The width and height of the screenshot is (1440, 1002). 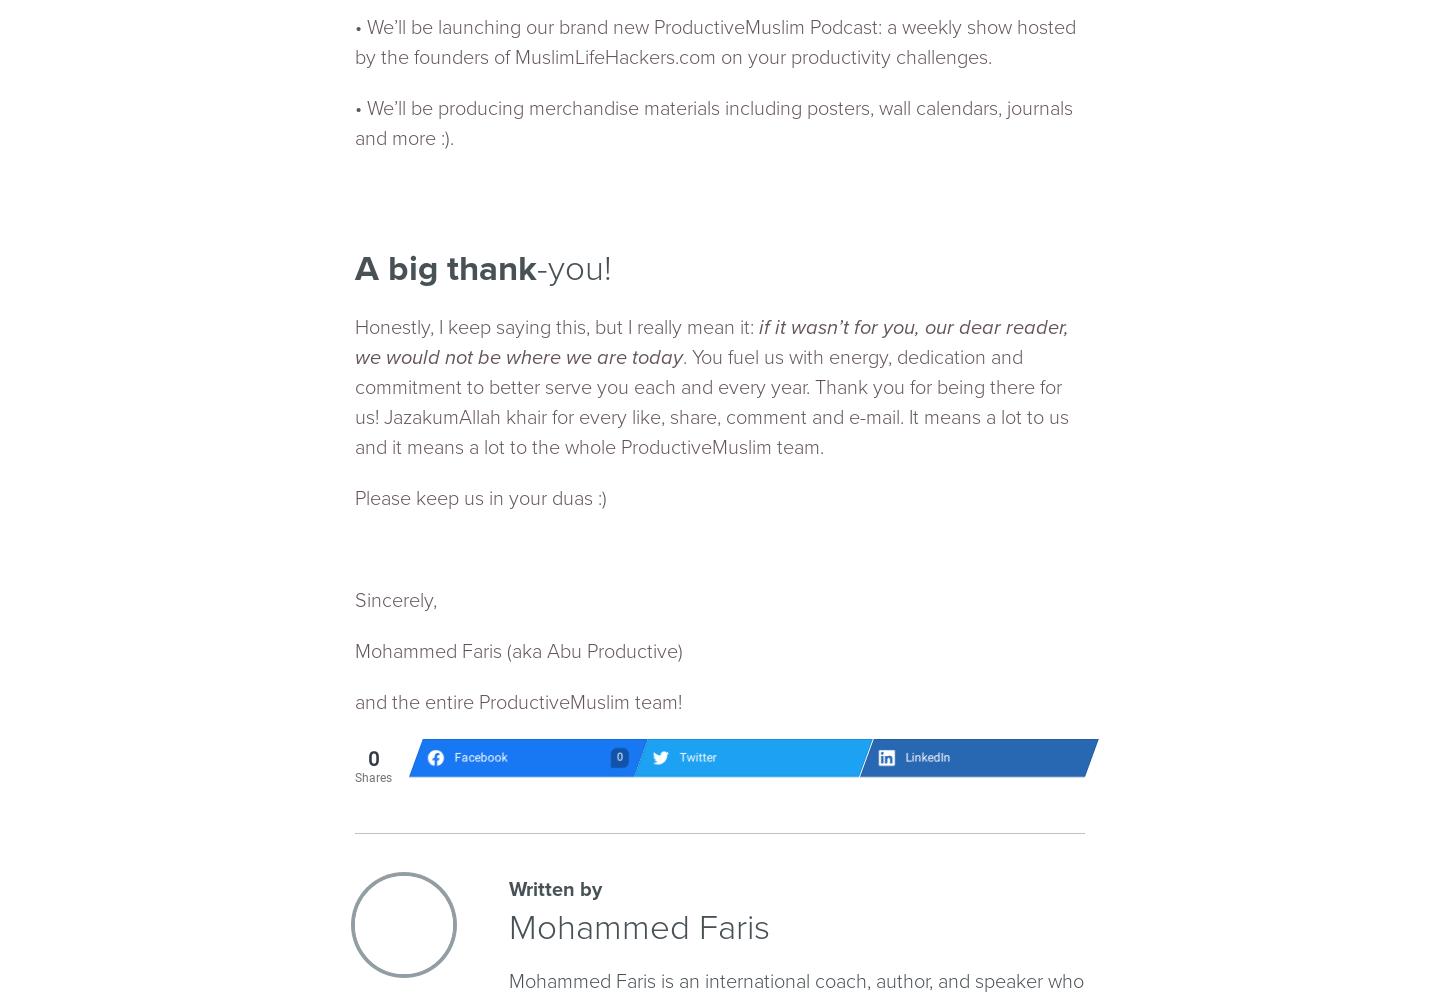 What do you see at coordinates (713, 122) in the screenshot?
I see `'• We’ll be producing merchandise materials including posters, wall calendars, journals and more :).'` at bounding box center [713, 122].